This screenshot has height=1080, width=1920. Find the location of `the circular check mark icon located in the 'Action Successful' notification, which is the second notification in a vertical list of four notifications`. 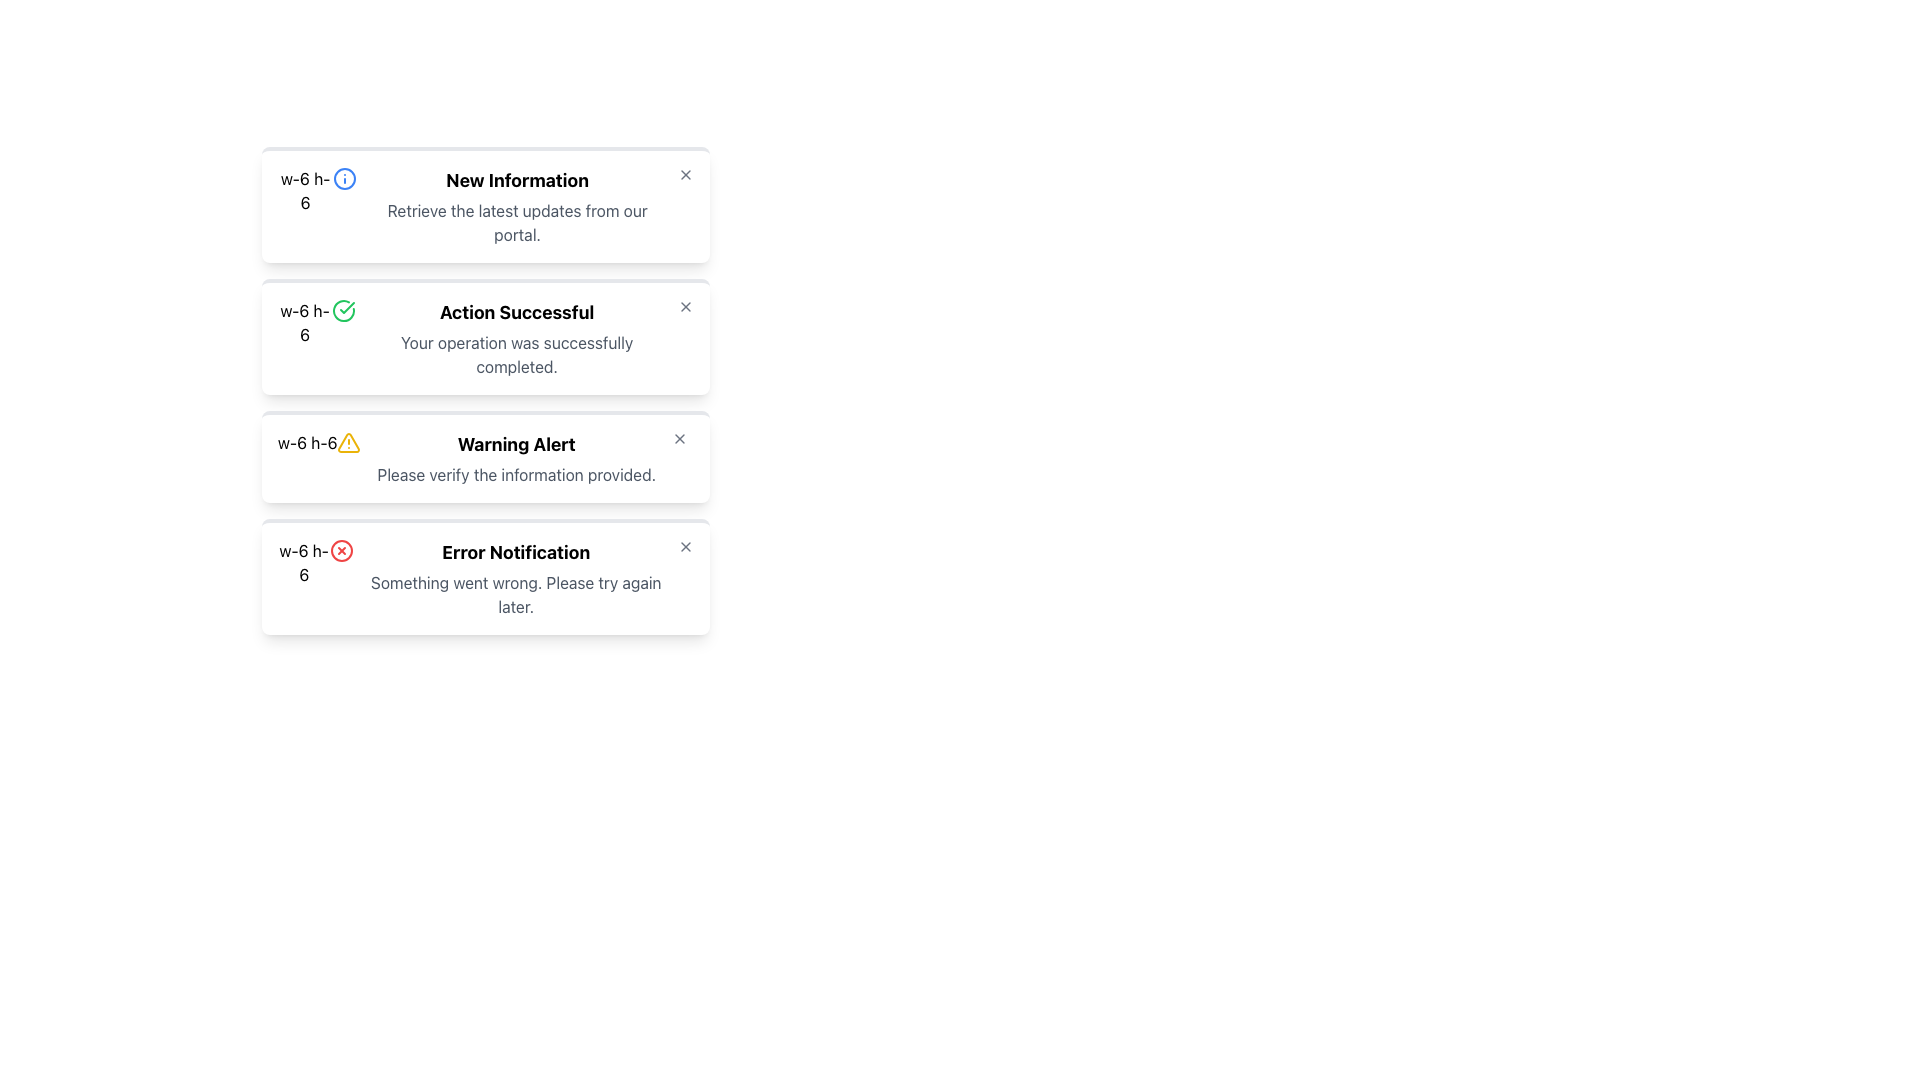

the circular check mark icon located in the 'Action Successful' notification, which is the second notification in a vertical list of four notifications is located at coordinates (347, 308).